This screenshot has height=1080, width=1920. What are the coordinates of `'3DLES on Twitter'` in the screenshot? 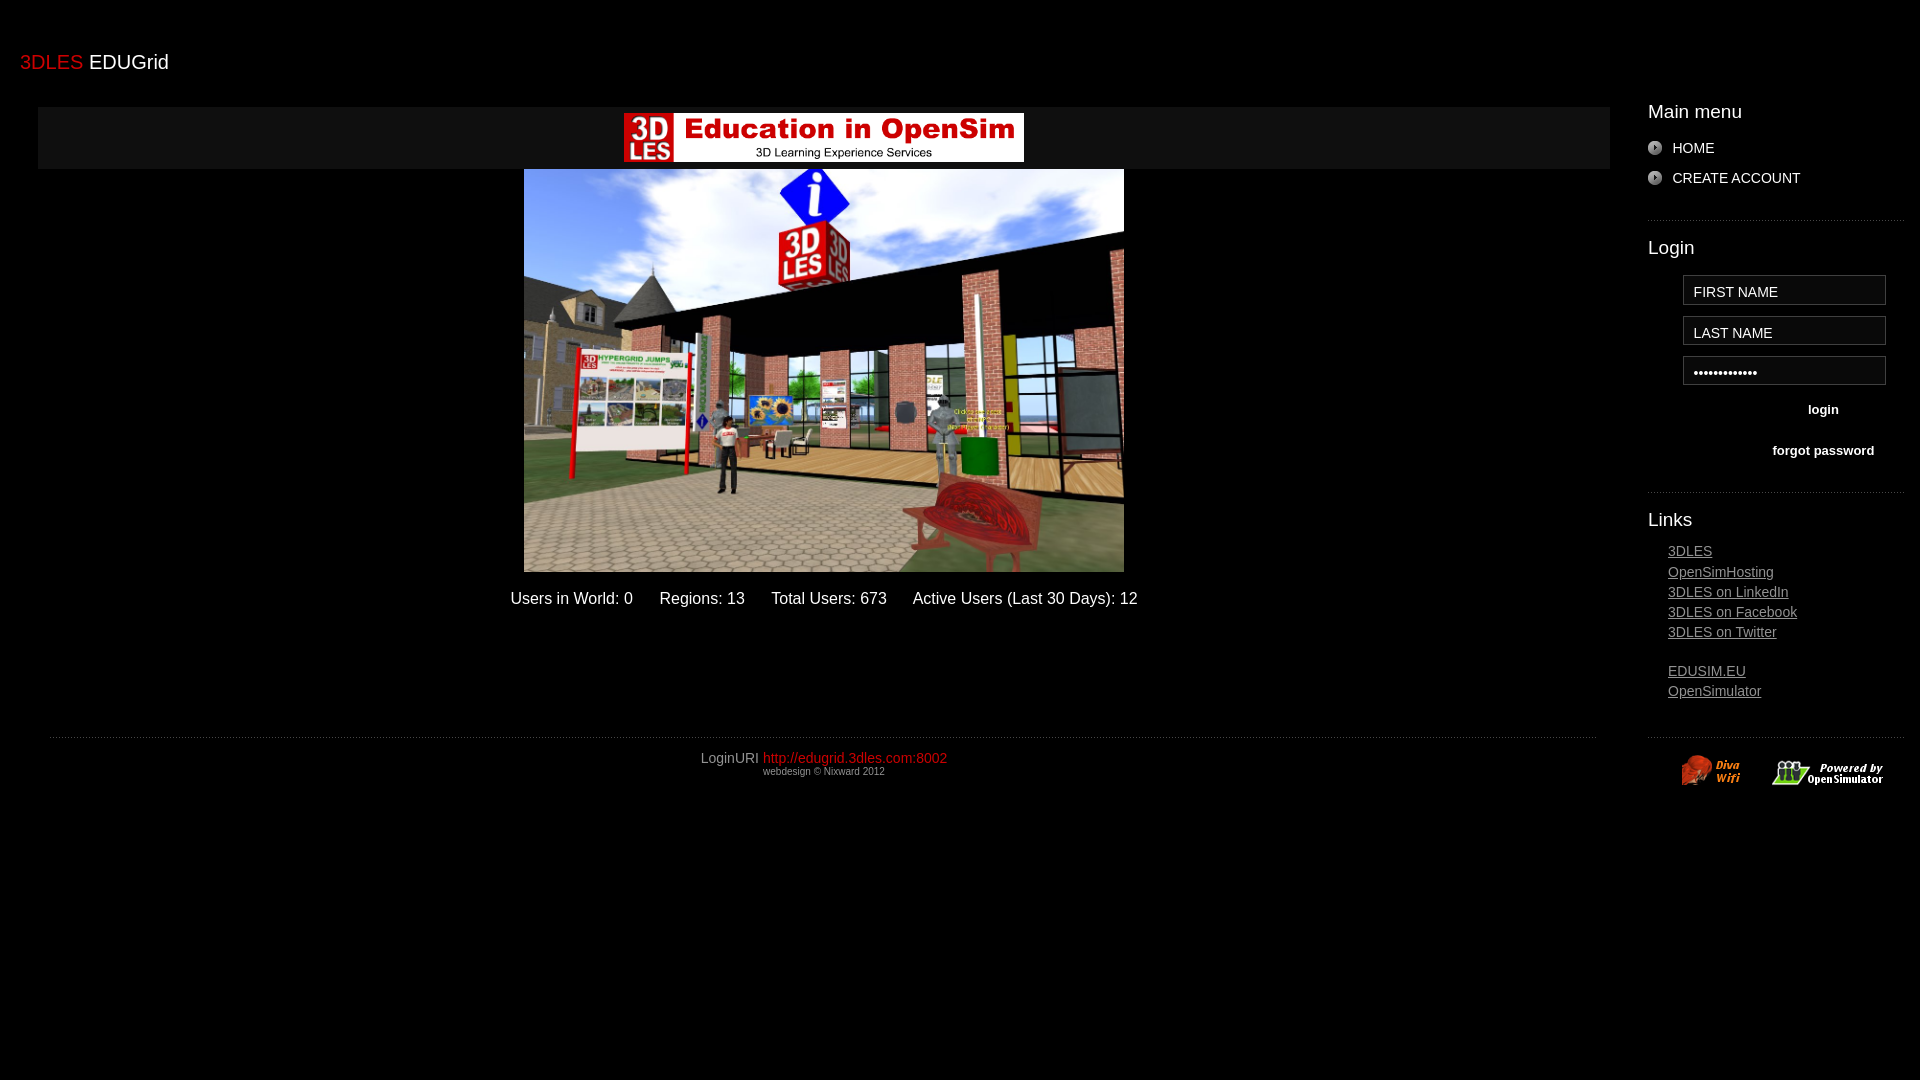 It's located at (1668, 632).